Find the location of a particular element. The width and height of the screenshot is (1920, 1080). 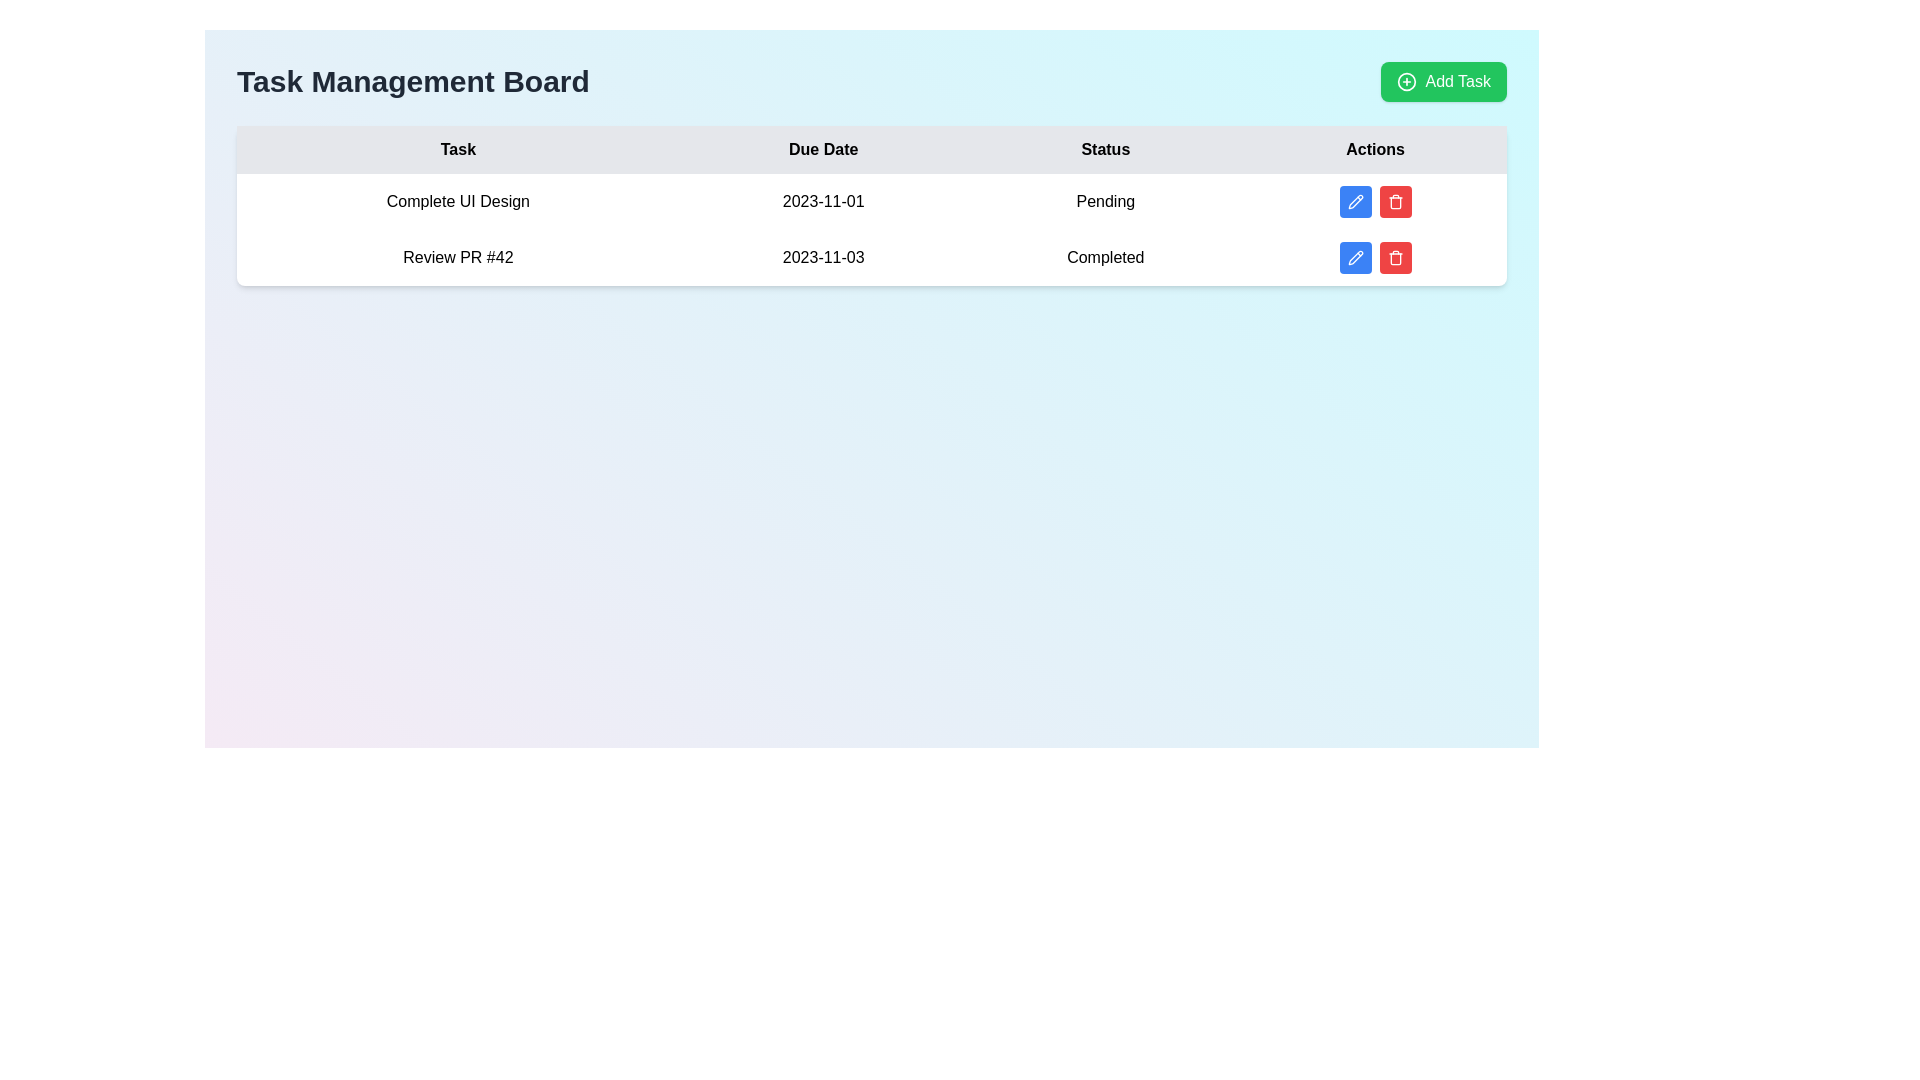

the text label displaying 'Pending' in the 'Status' column of the task entry for 'Complete UI Design' is located at coordinates (1104, 201).